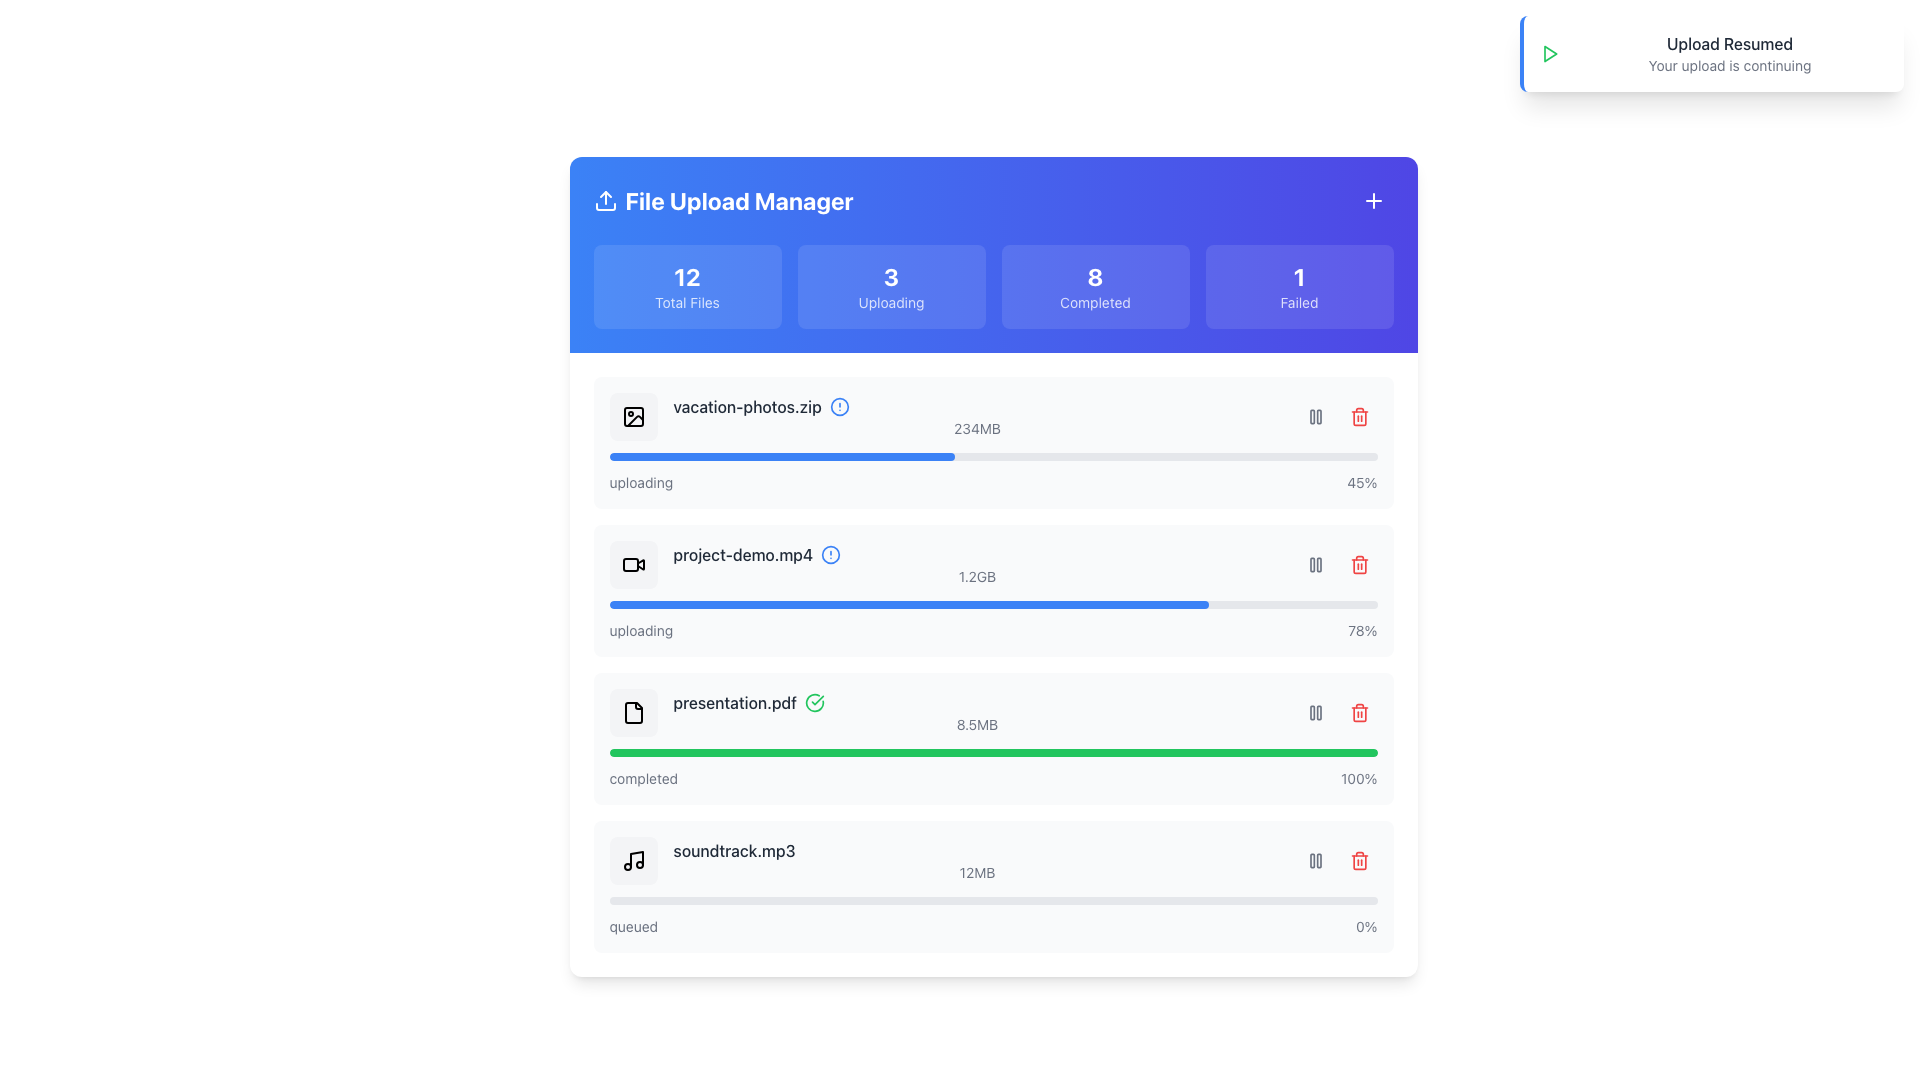 The image size is (1920, 1080). What do you see at coordinates (632, 859) in the screenshot?
I see `the musical note icon representing the file 'soundtrack.mp3' located at the bottom of the vertical list of items` at bounding box center [632, 859].